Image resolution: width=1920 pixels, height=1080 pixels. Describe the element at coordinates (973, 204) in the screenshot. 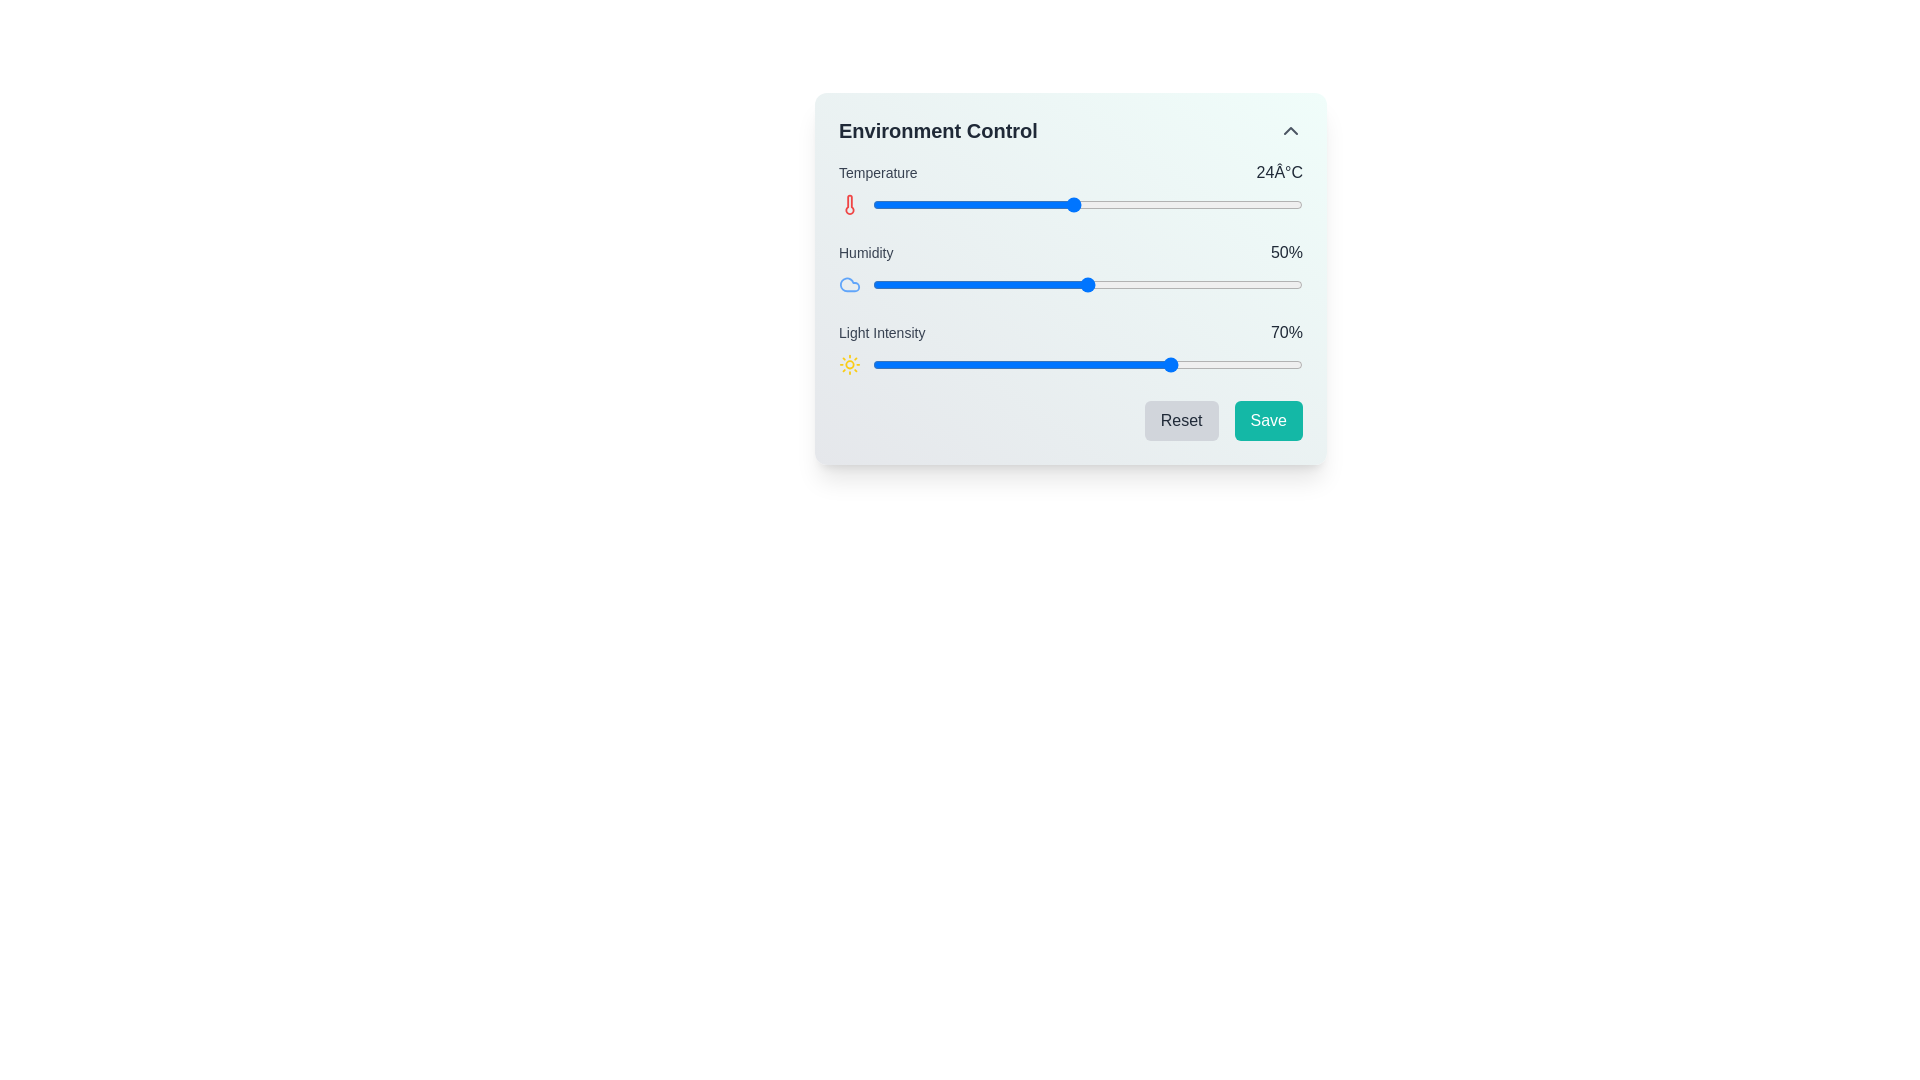

I see `temperature` at that location.